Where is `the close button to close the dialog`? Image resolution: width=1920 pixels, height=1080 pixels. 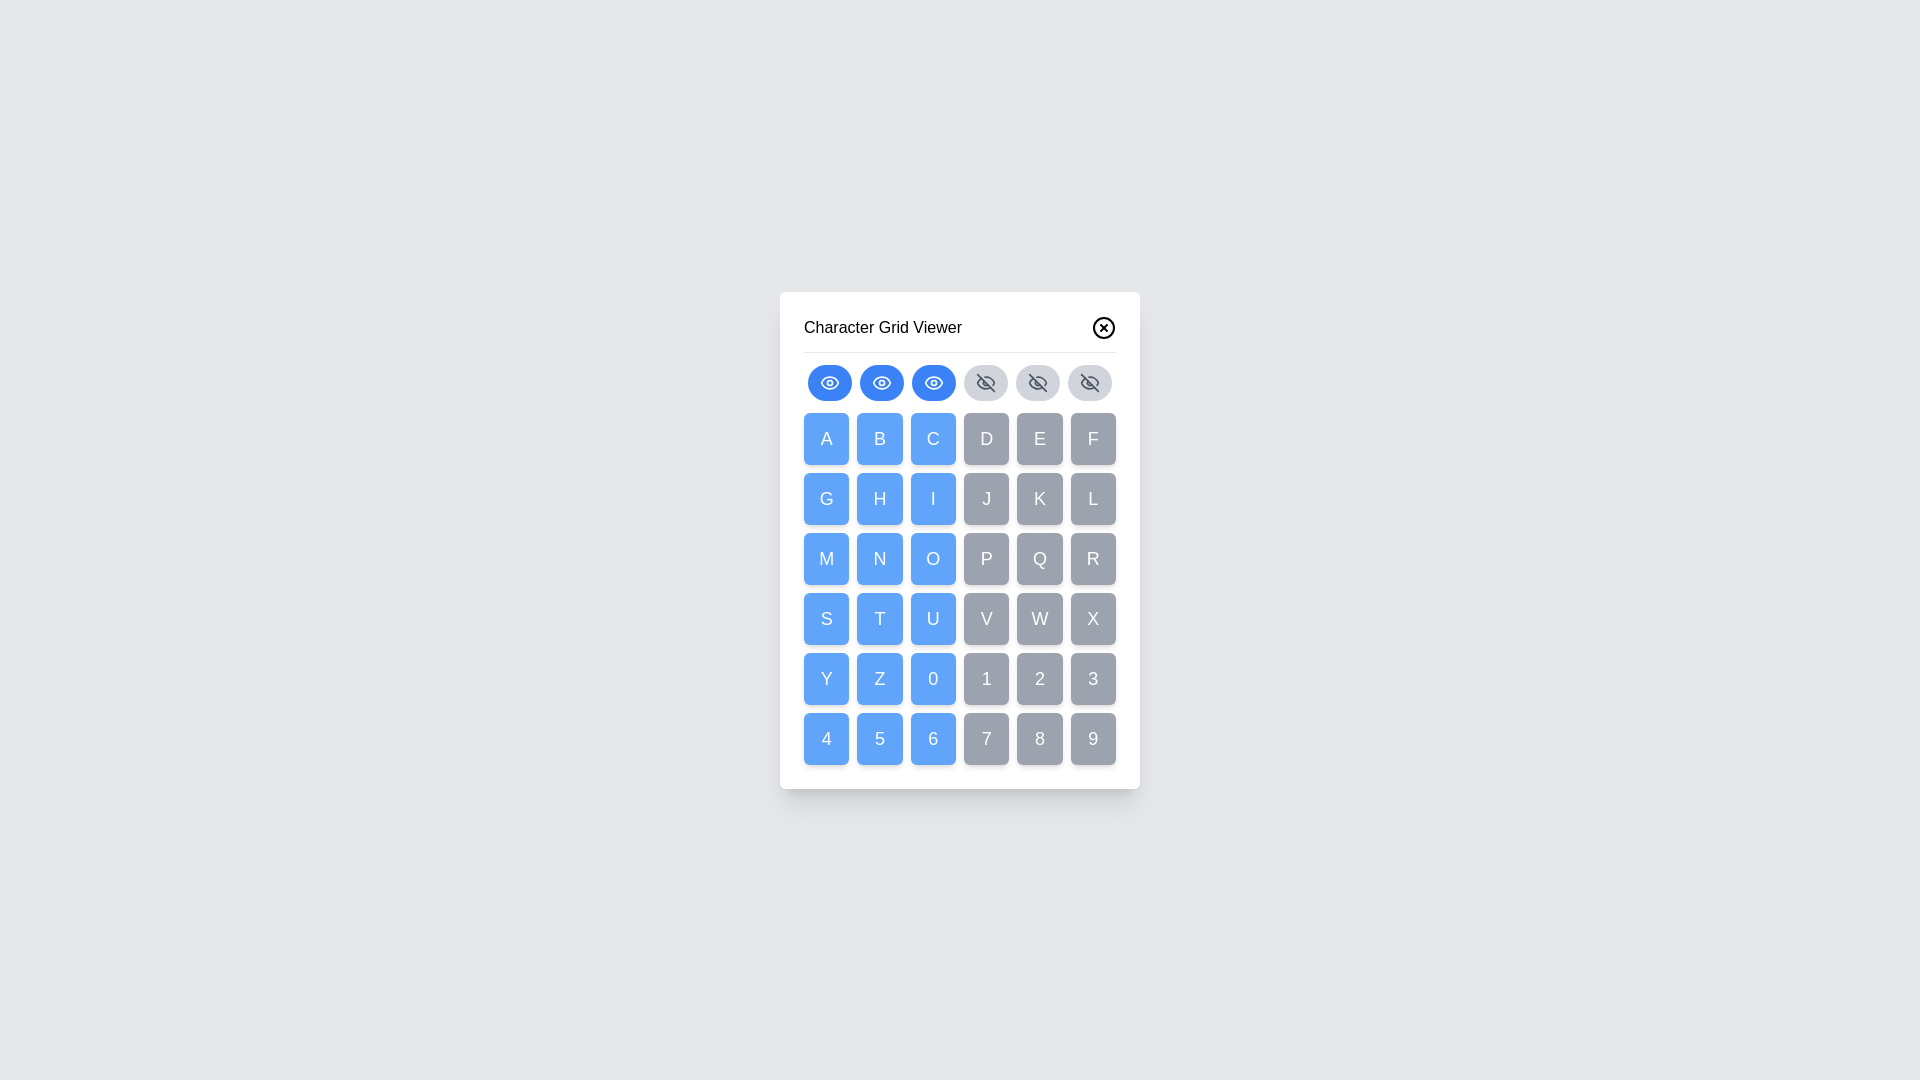 the close button to close the dialog is located at coordinates (1103, 326).